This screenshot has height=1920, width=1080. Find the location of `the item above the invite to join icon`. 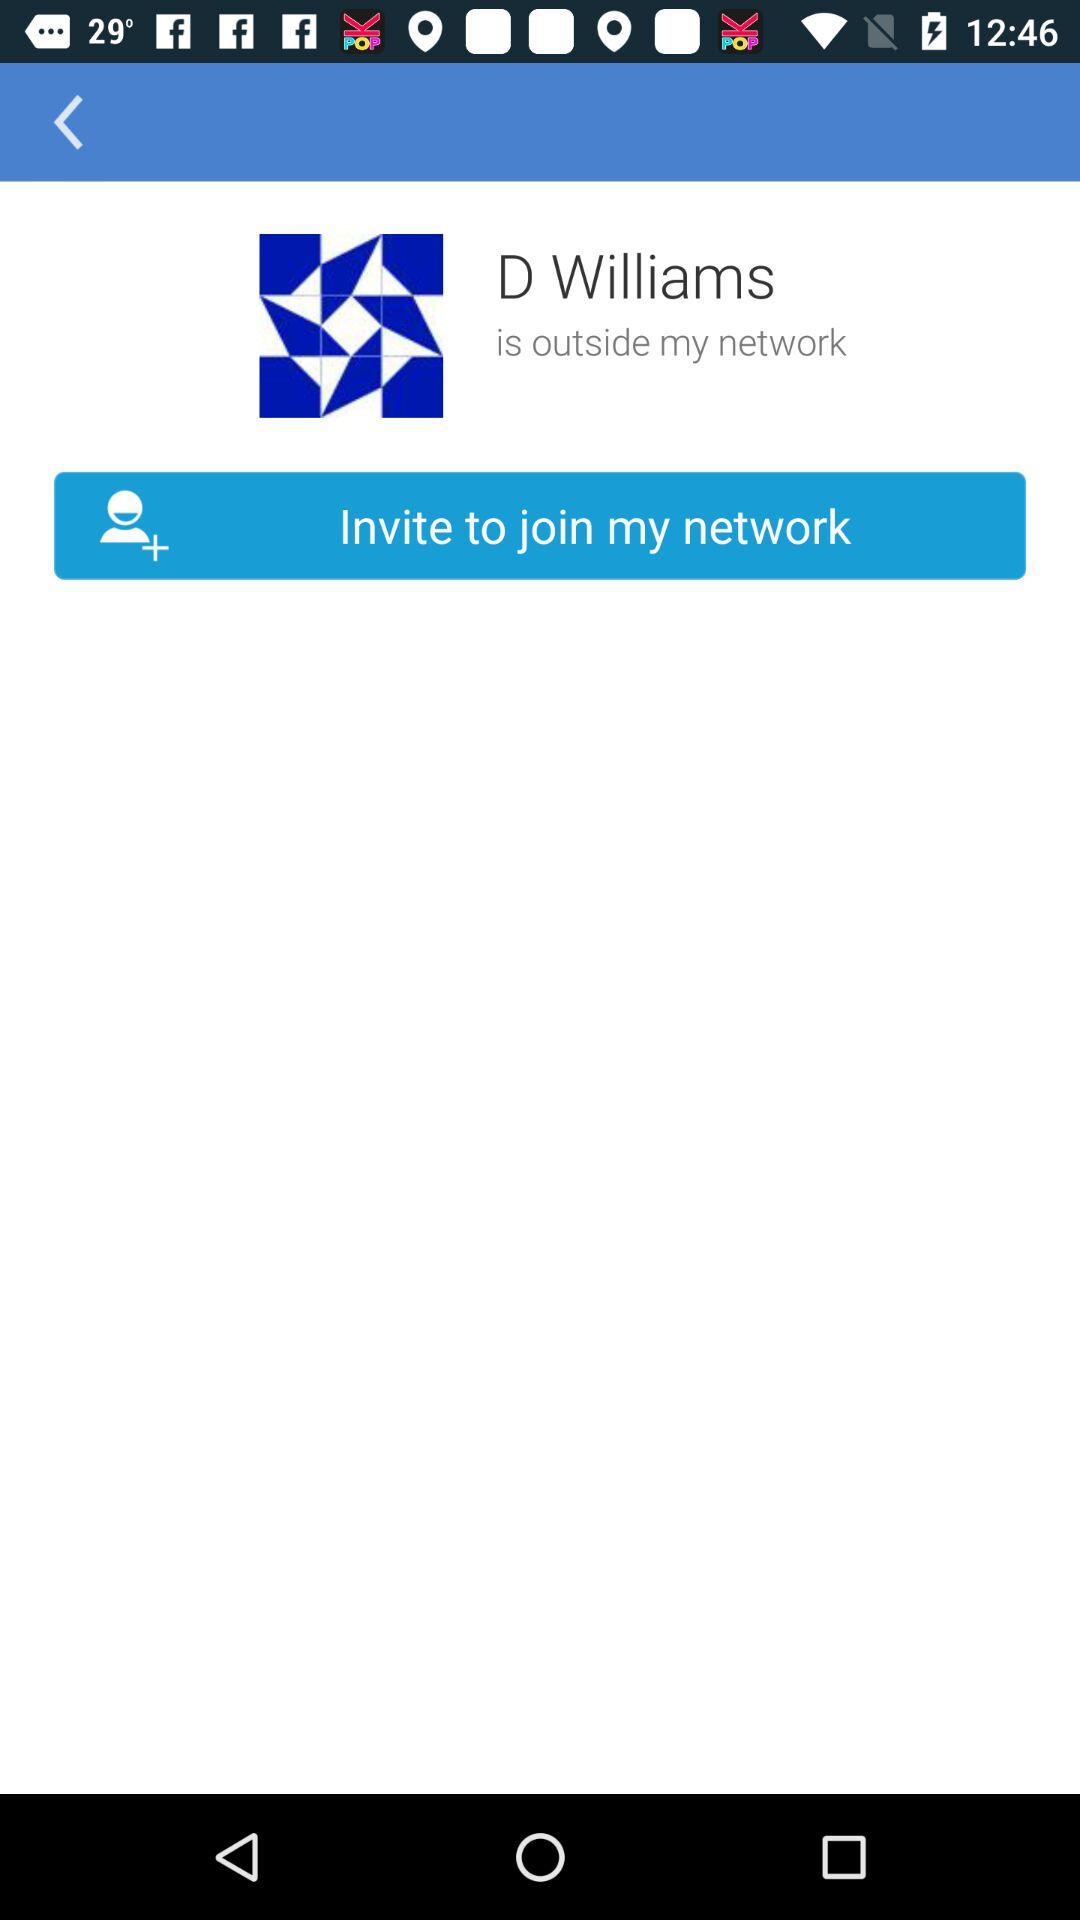

the item above the invite to join icon is located at coordinates (67, 121).